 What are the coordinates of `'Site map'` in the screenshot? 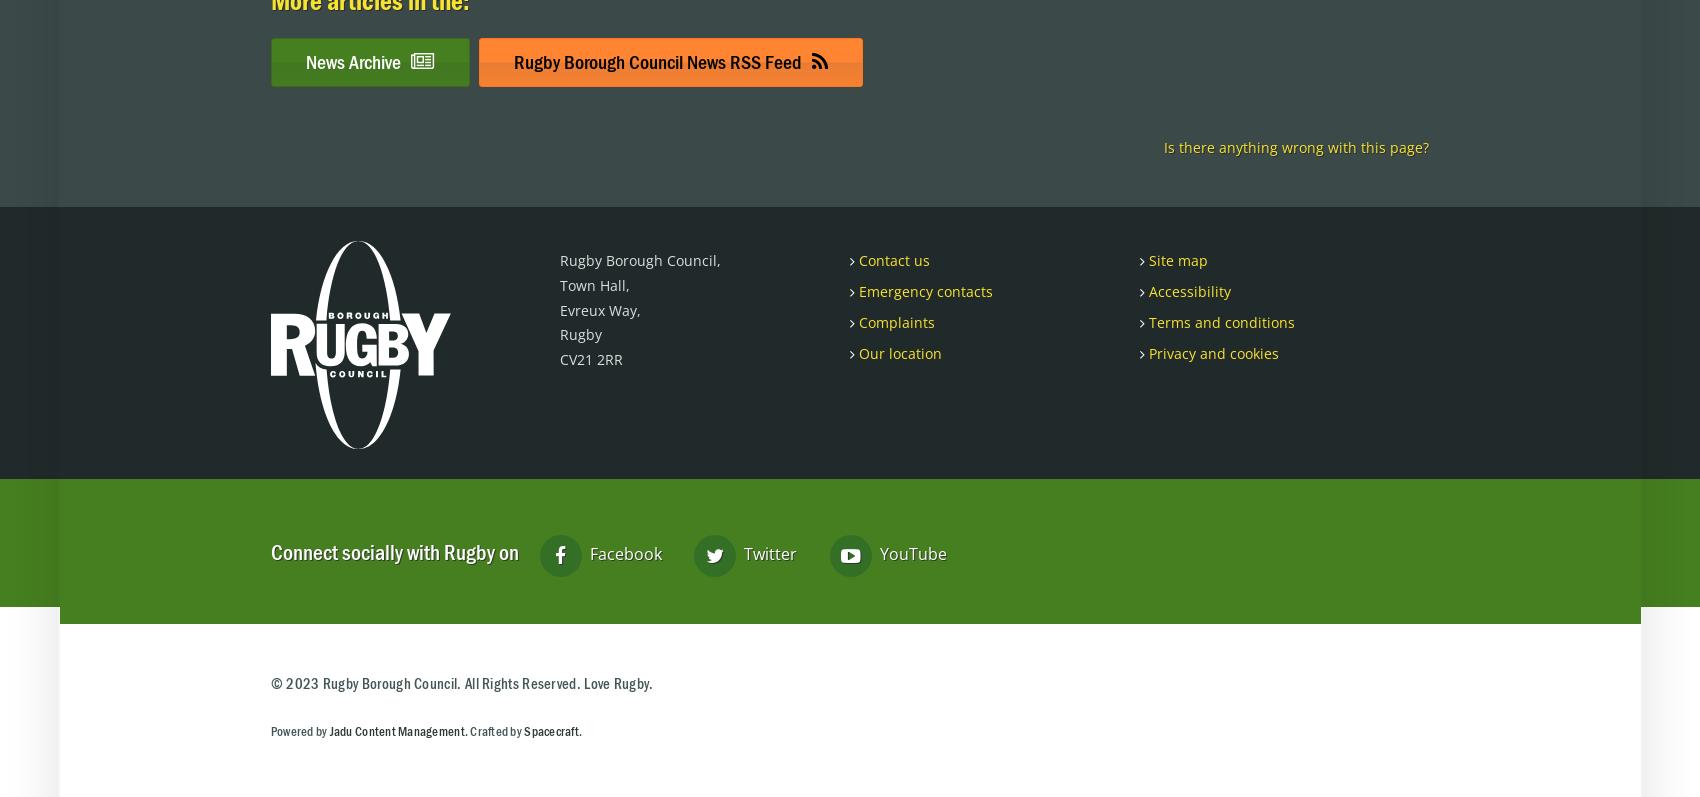 It's located at (1174, 259).